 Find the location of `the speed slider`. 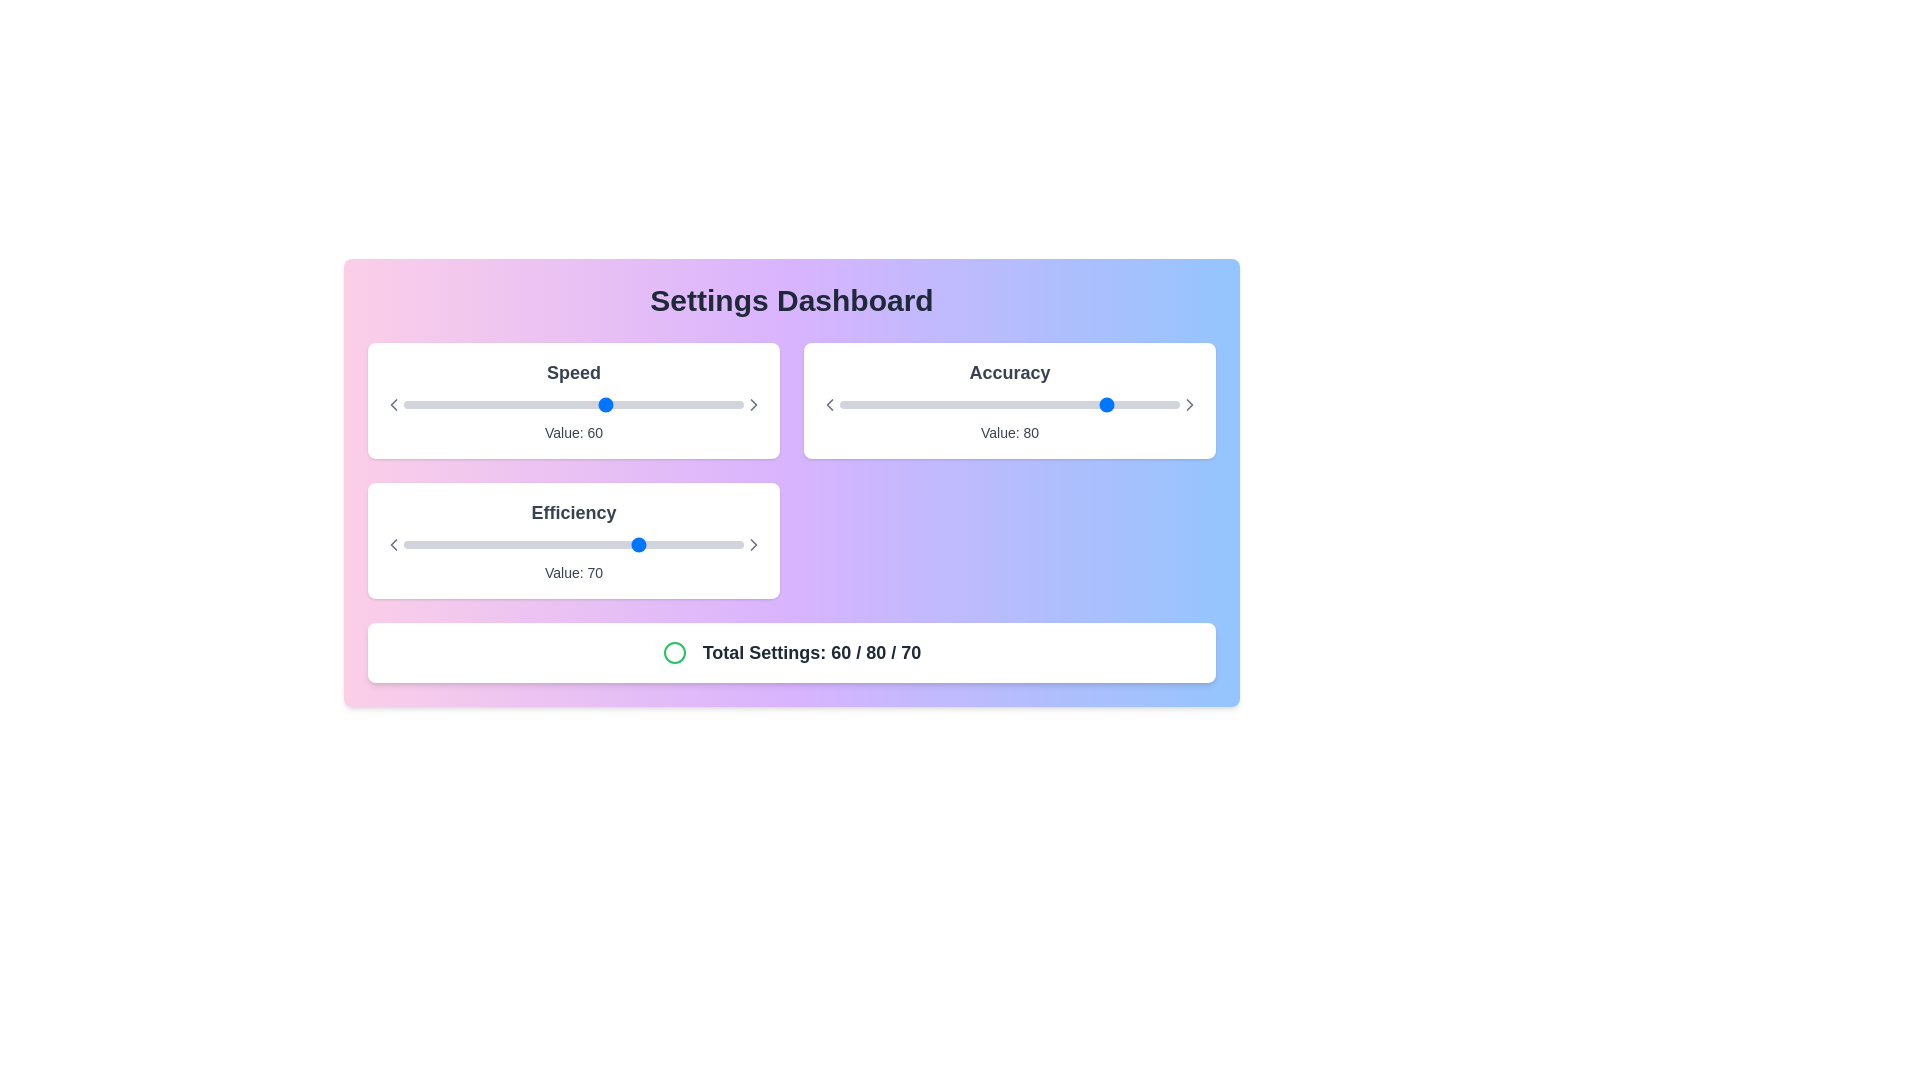

the speed slider is located at coordinates (426, 405).